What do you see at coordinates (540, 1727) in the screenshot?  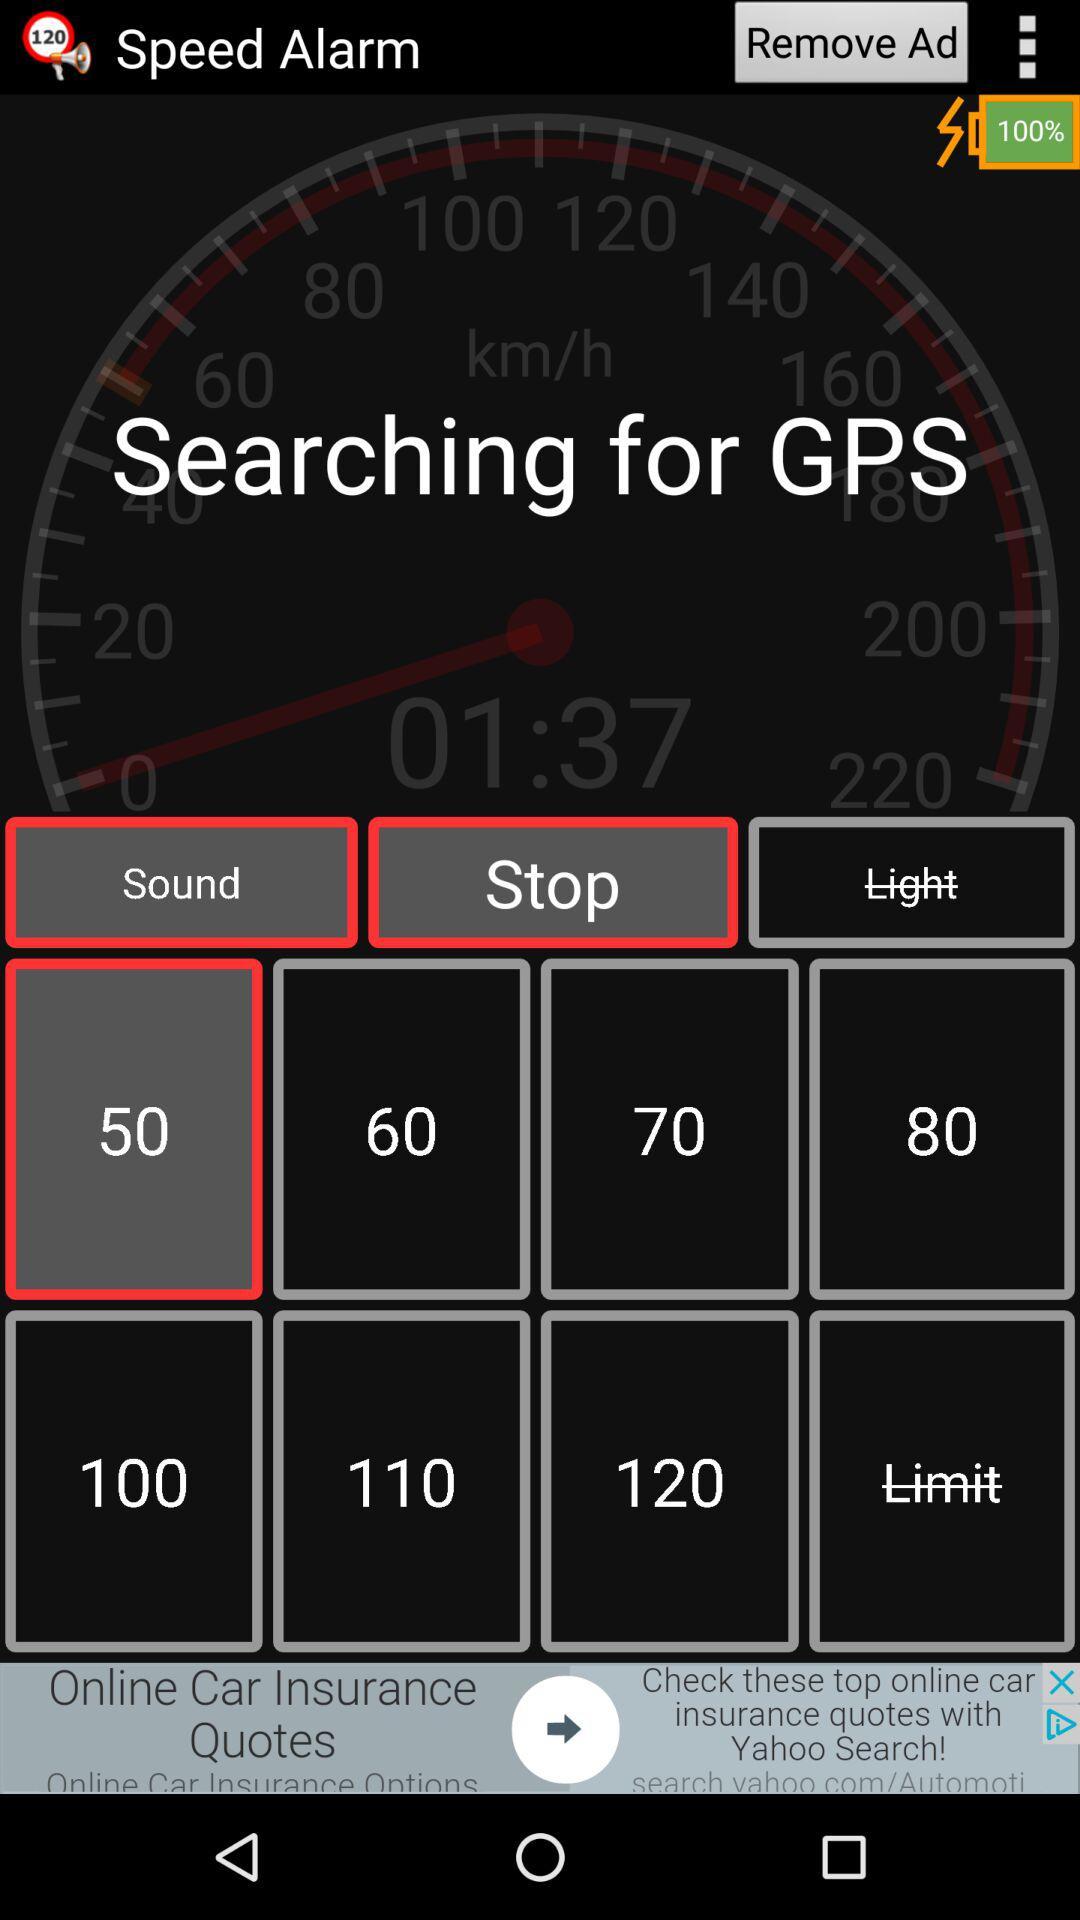 I see `advertisement banner` at bounding box center [540, 1727].